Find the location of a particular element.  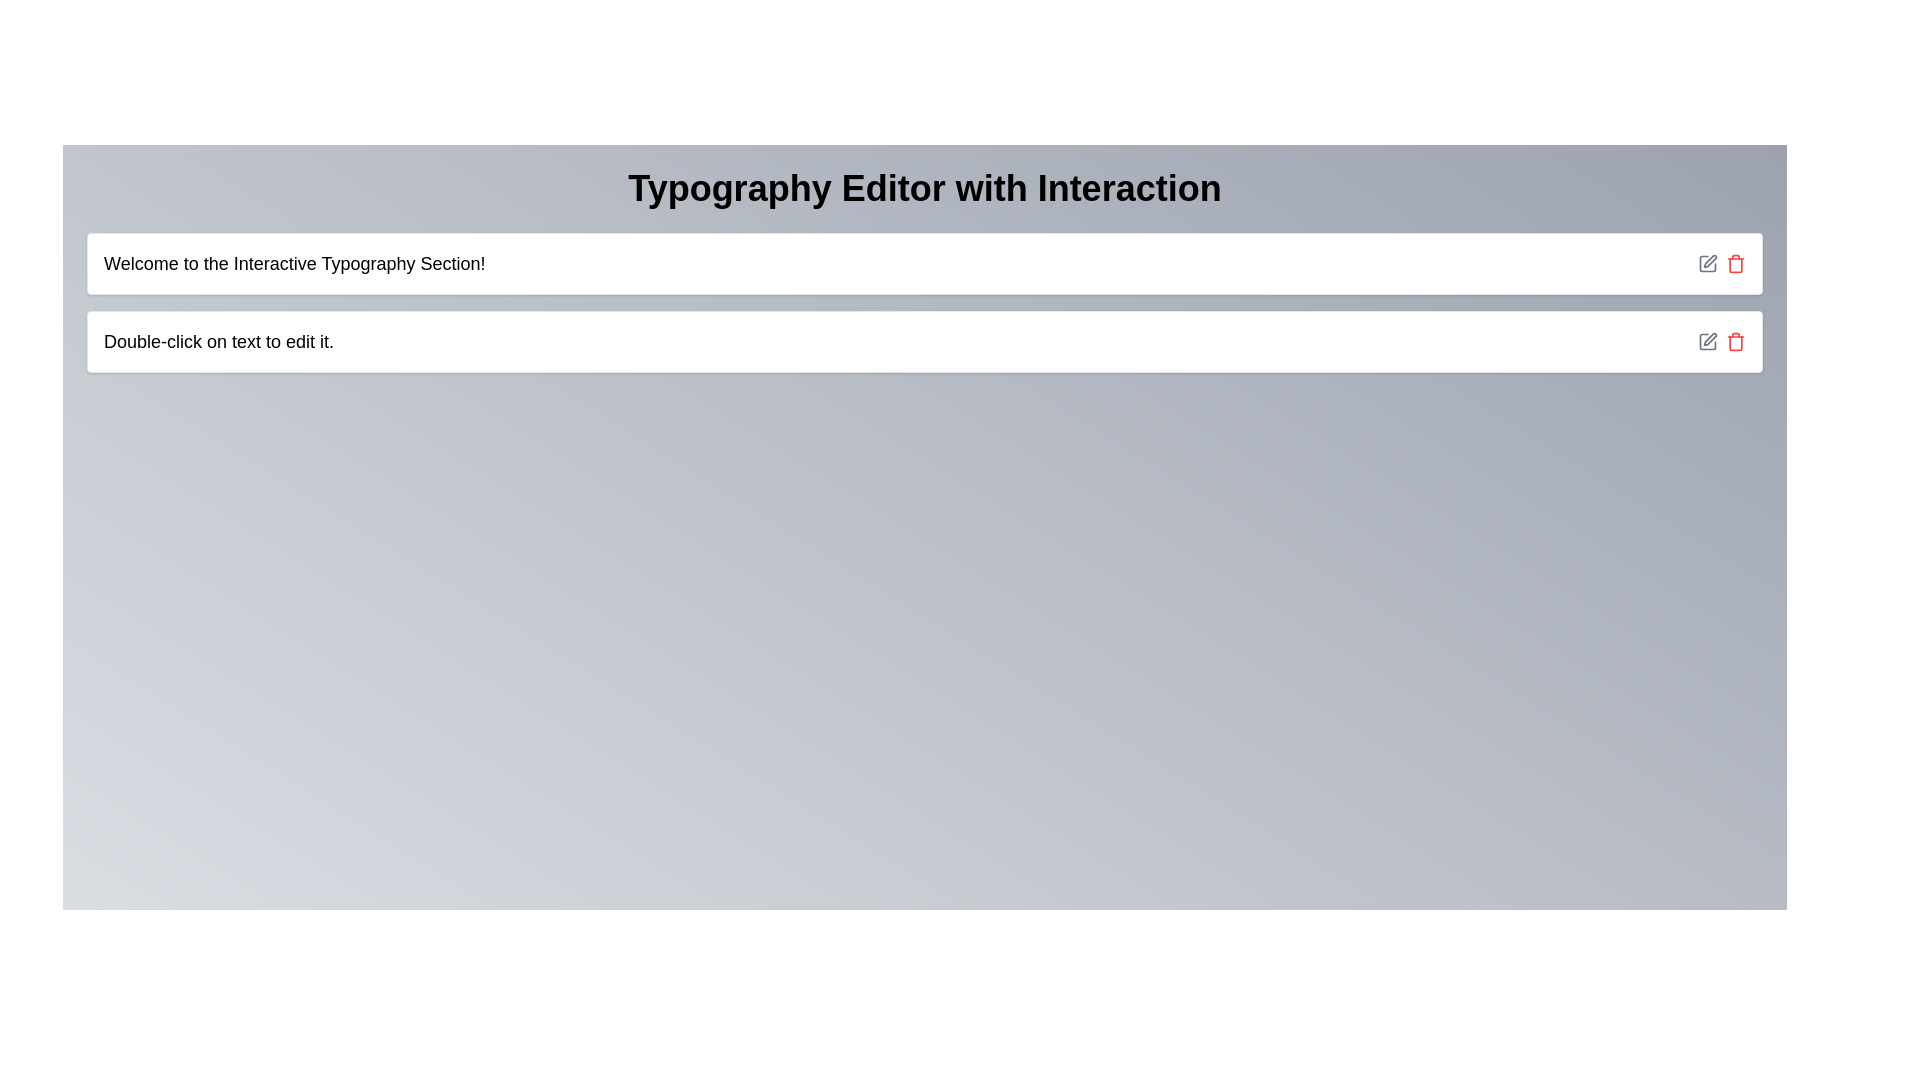

the vertical border inside the trash icon, which is part of the second row of interactive elements, representing a delete action for the associated text row is located at coordinates (1735, 264).